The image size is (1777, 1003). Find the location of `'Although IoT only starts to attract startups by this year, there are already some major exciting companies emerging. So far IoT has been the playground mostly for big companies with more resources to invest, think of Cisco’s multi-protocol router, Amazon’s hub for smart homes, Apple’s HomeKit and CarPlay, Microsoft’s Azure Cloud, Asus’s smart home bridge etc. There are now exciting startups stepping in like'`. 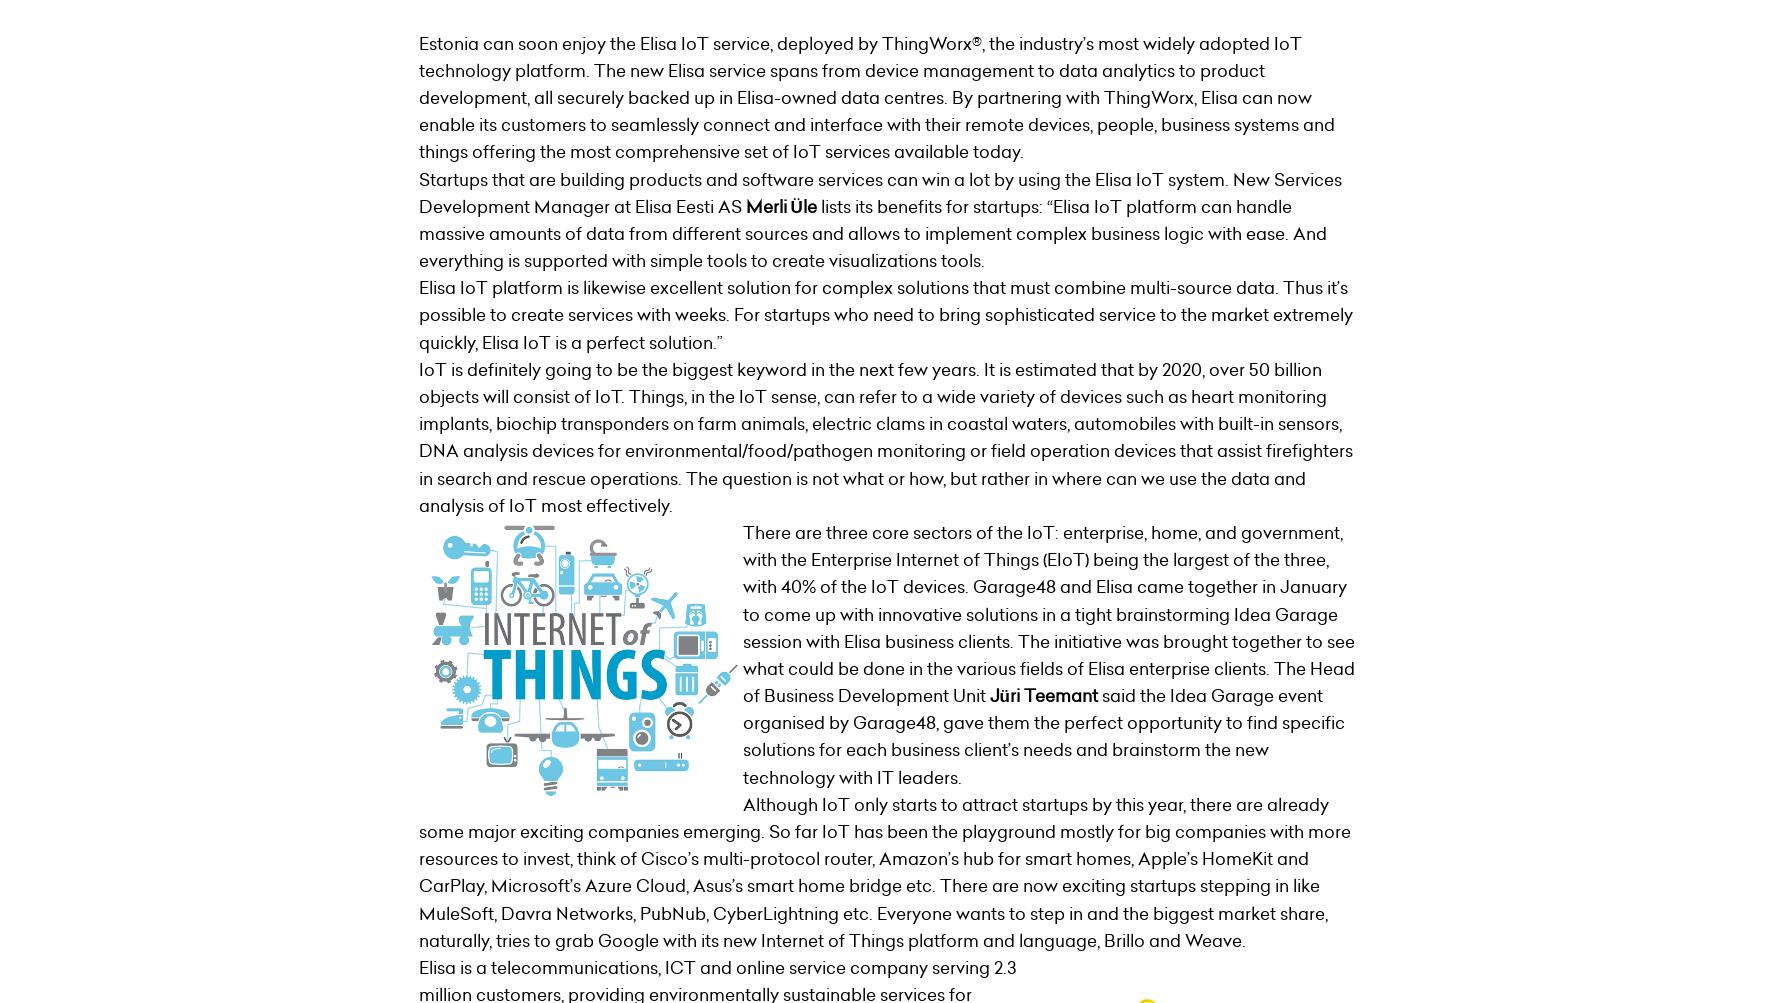

'Although IoT only starts to attract startups by this year, there are already some major exciting companies emerging. So far IoT has been the playground mostly for big companies with more resources to invest, think of Cisco’s multi-protocol router, Amazon’s hub for smart homes, Apple’s HomeKit and CarPlay, Microsoft’s Azure Cloud, Asus’s smart home bridge etc. There are now exciting startups stepping in like' is located at coordinates (883, 845).